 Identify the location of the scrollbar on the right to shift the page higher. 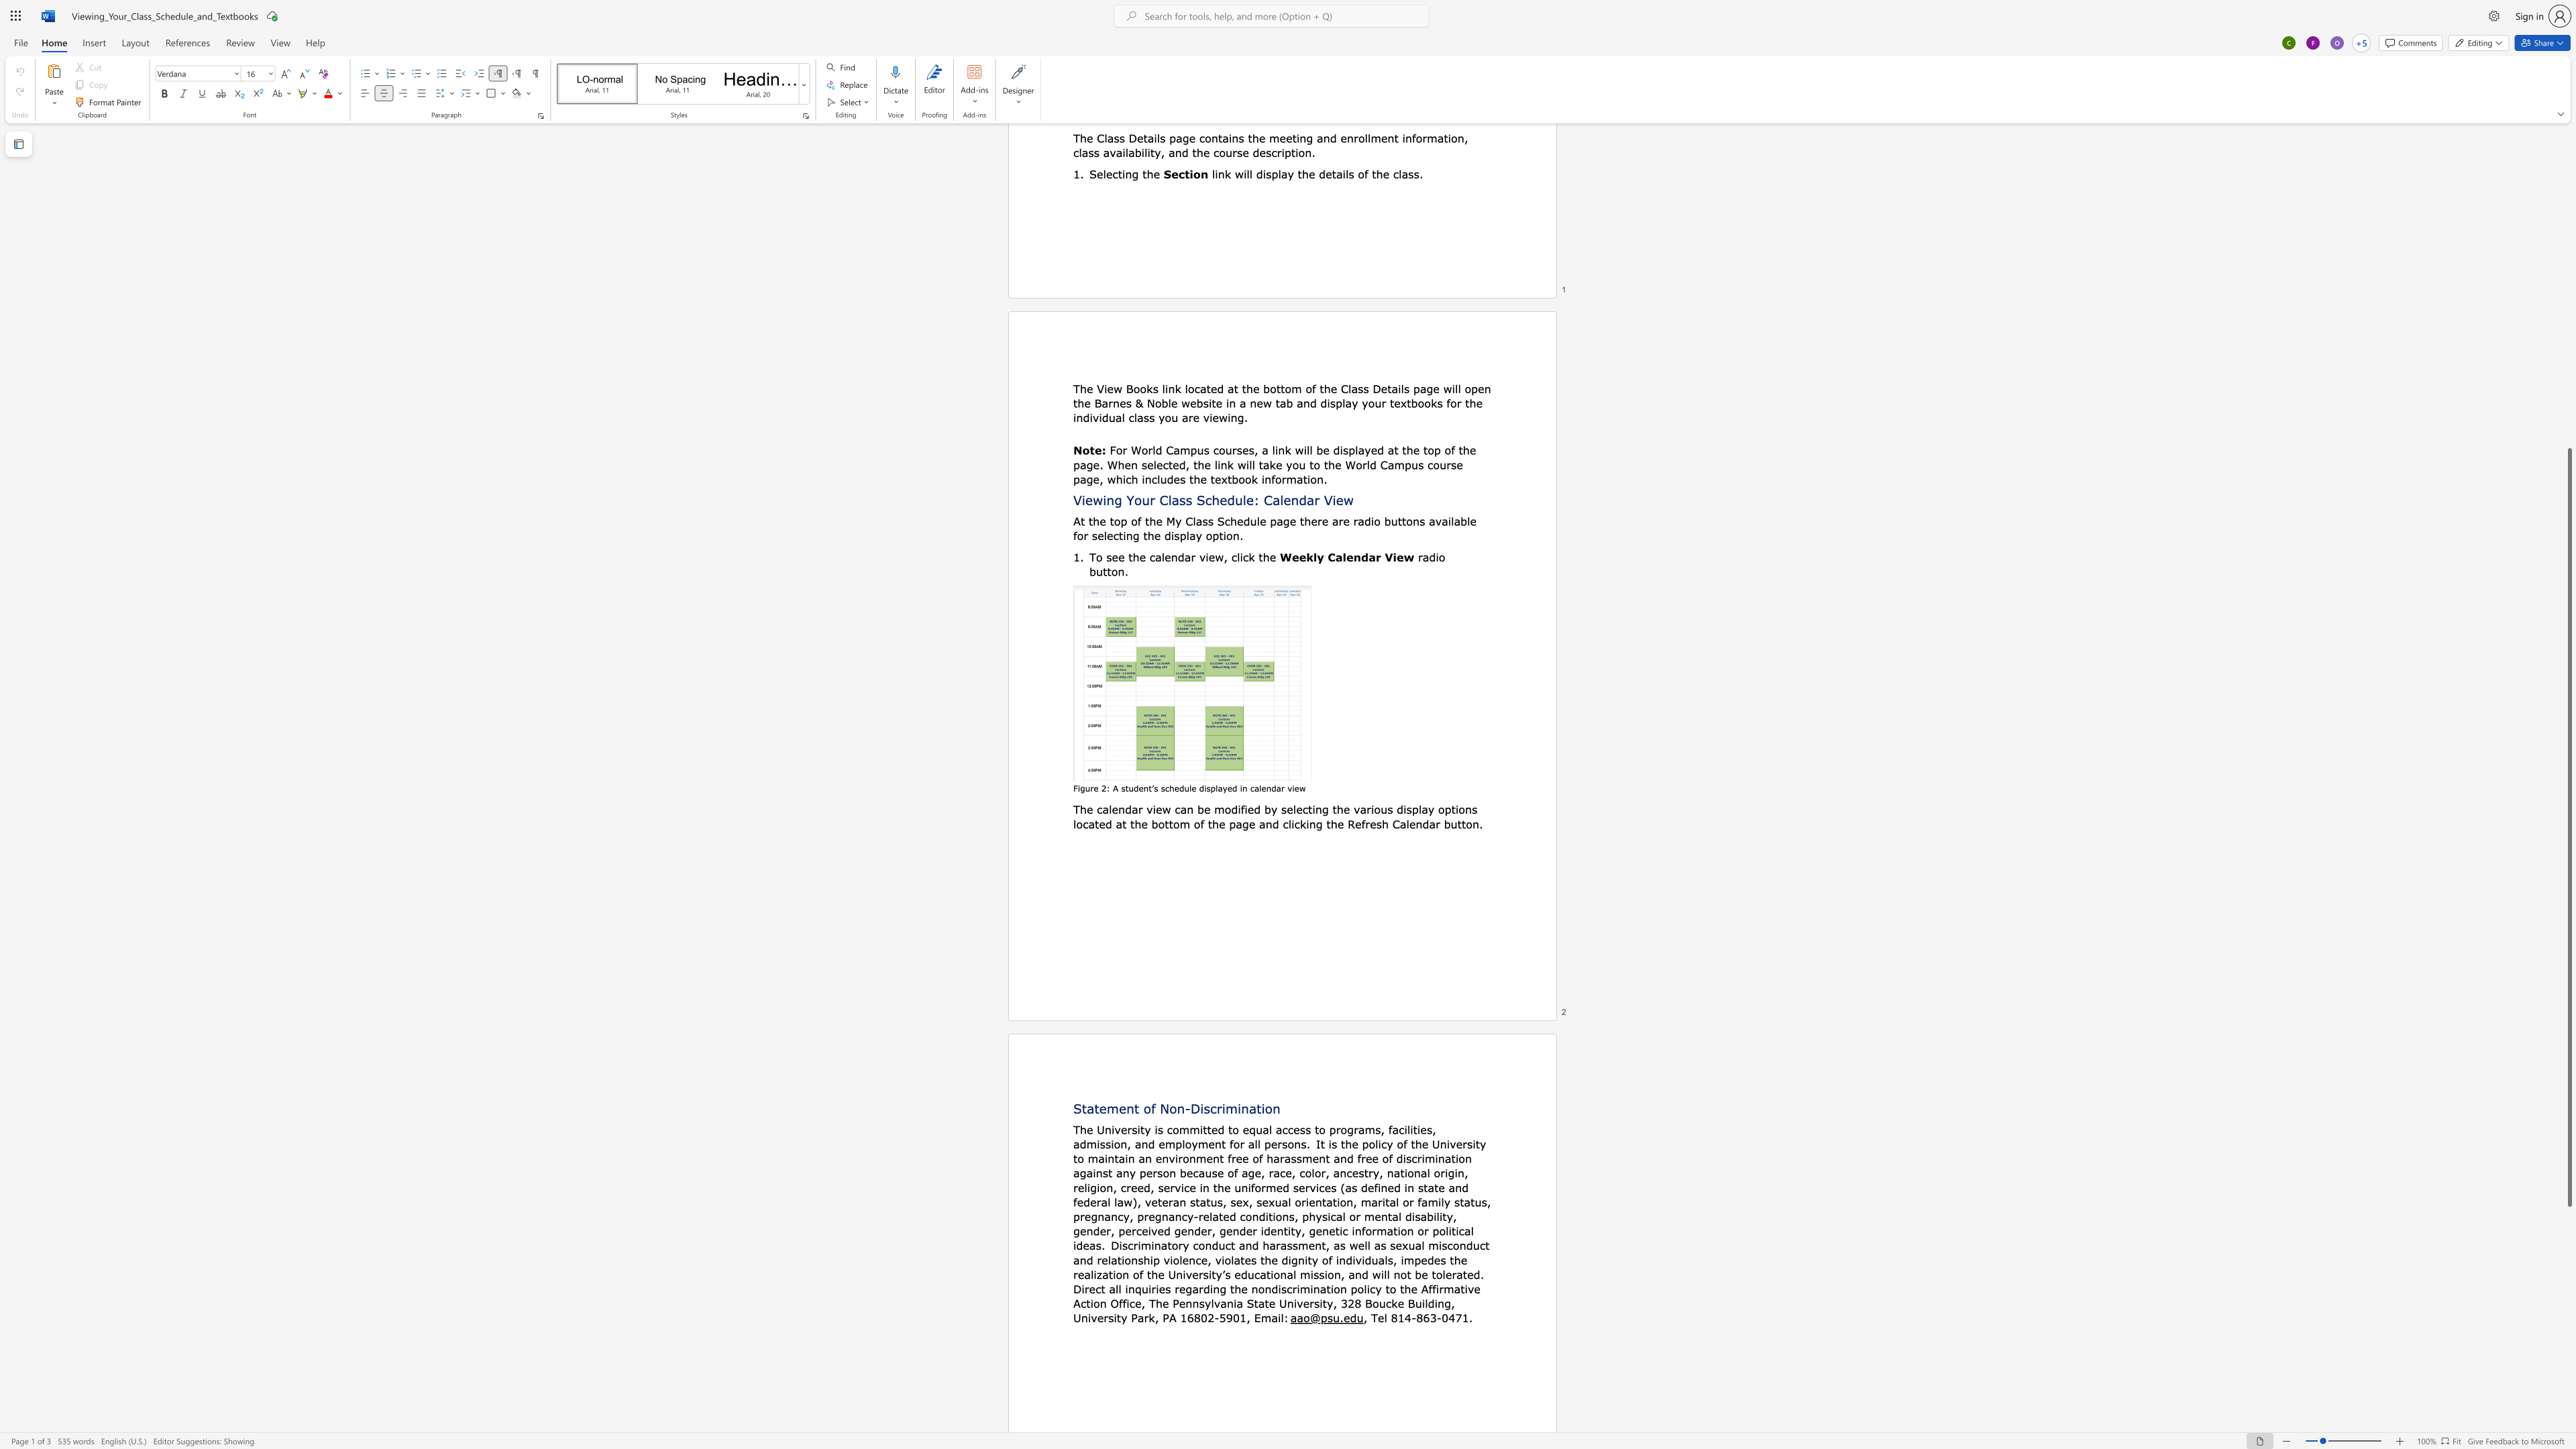
(2568, 254).